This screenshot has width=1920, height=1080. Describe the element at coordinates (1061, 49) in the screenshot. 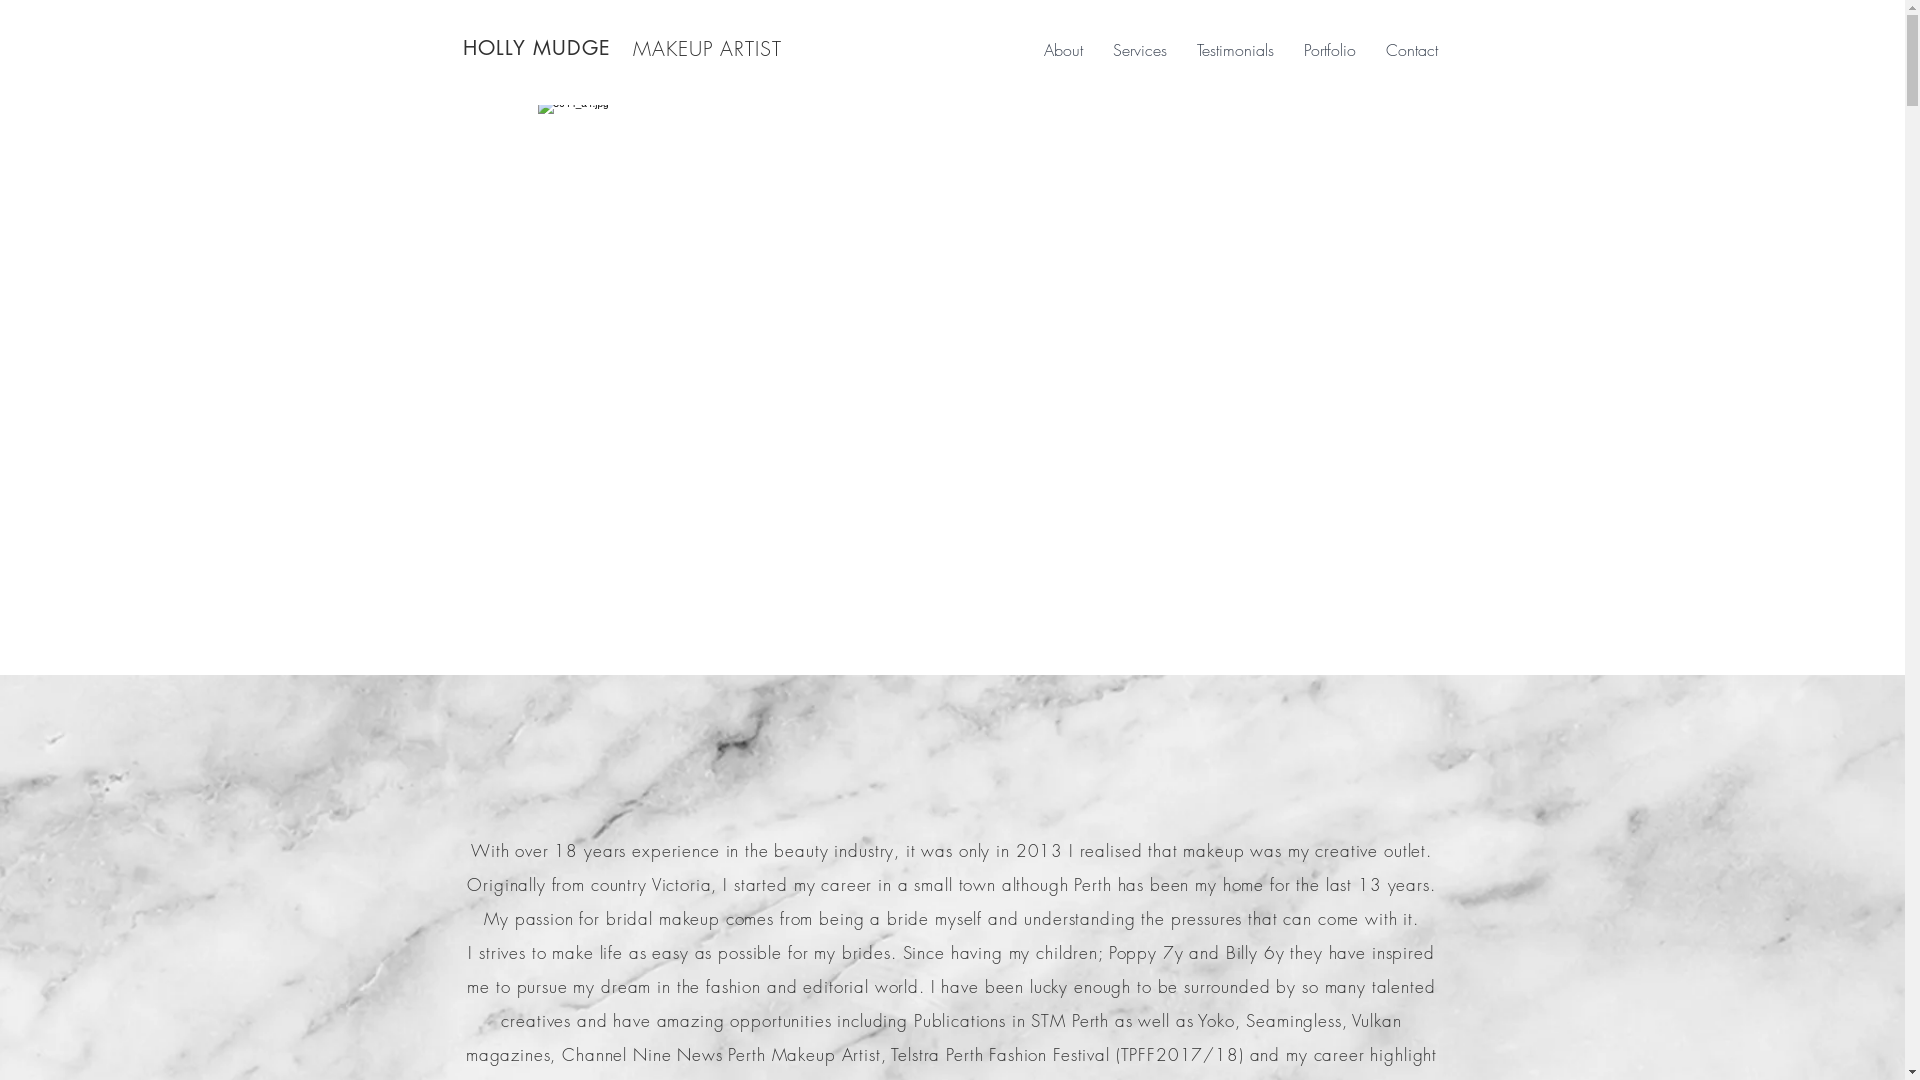

I see `'About'` at that location.